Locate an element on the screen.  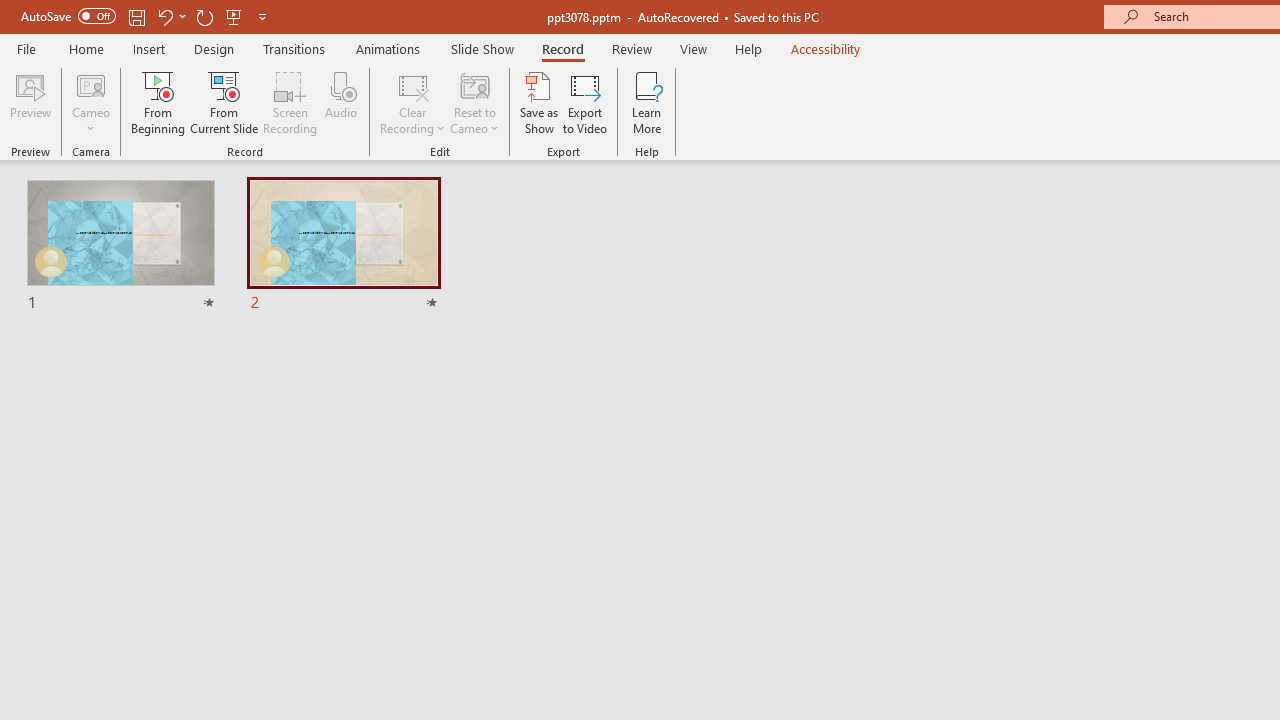
'Learn More' is located at coordinates (647, 103).